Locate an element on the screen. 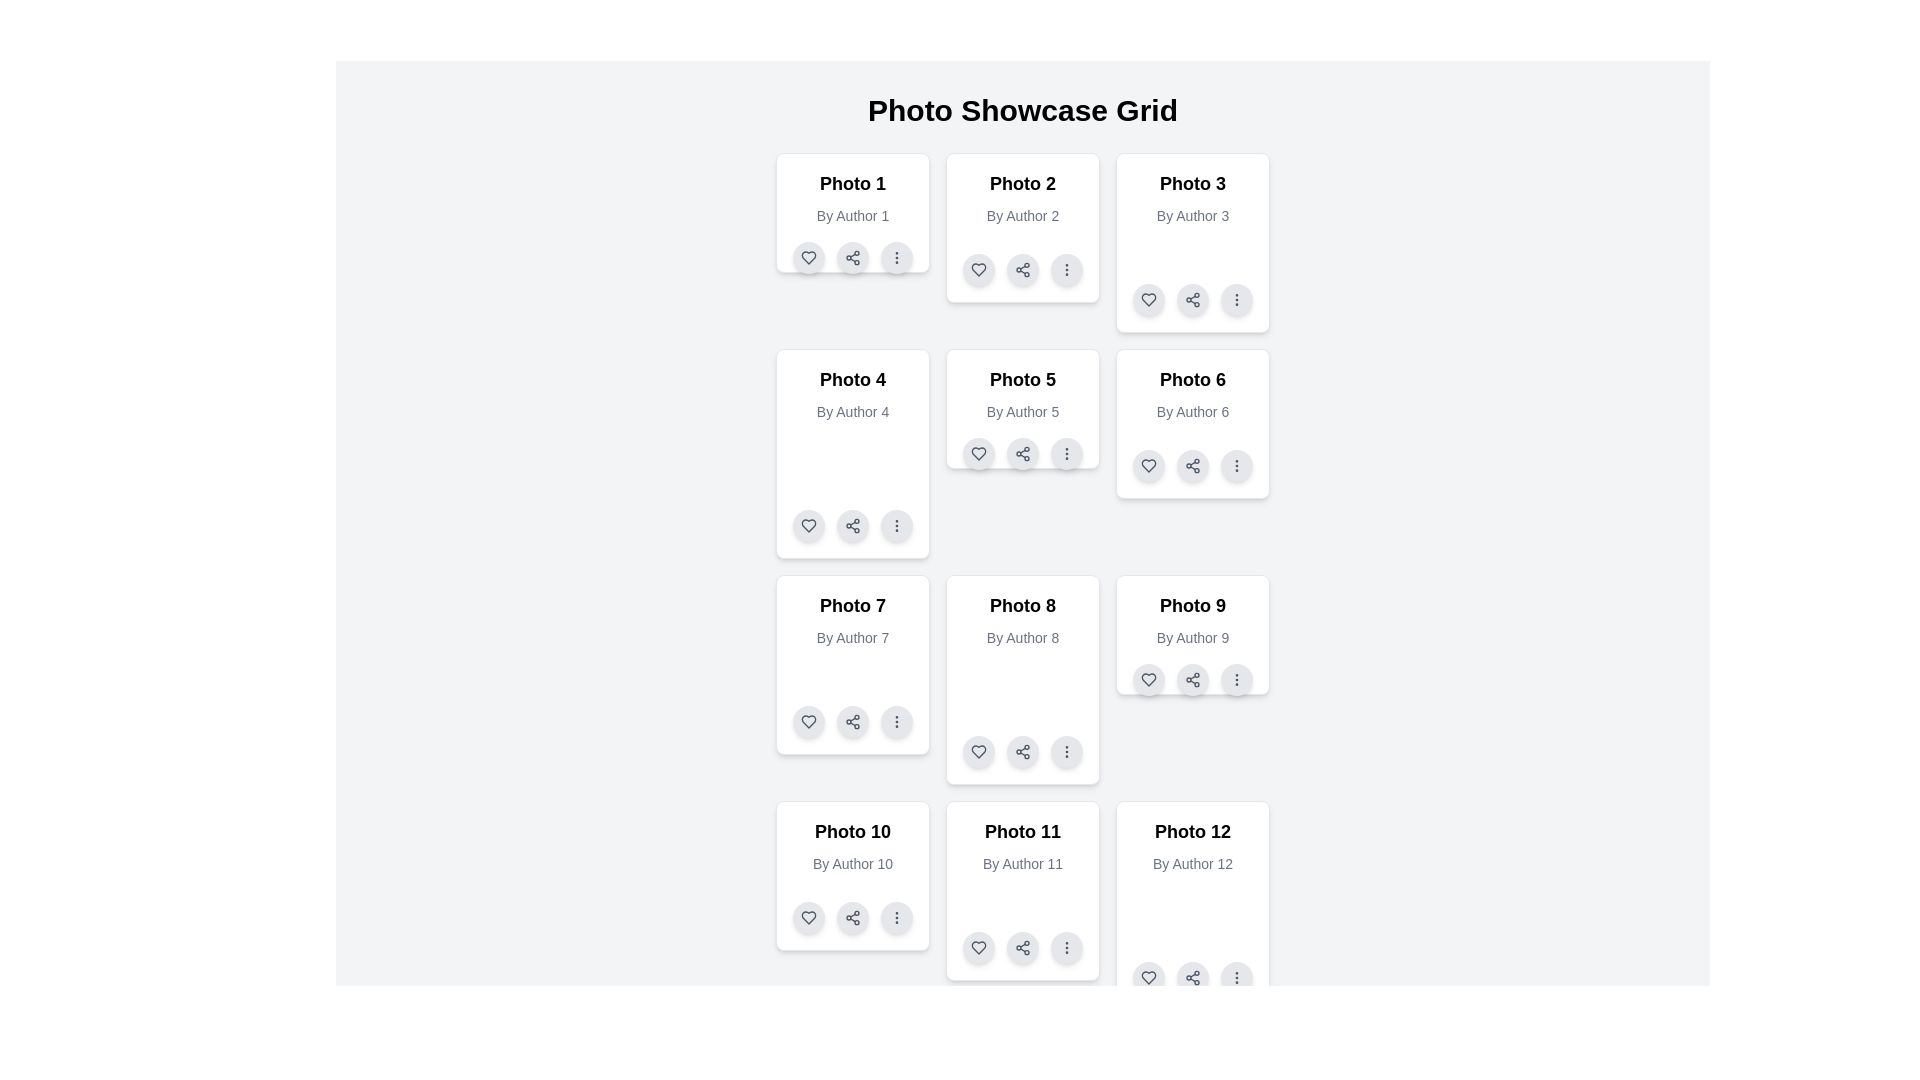 This screenshot has height=1080, width=1920. the interactive button located in the second card of the topmost row of the grid layout to reveal the dropdown menu or additional options is located at coordinates (1065, 270).